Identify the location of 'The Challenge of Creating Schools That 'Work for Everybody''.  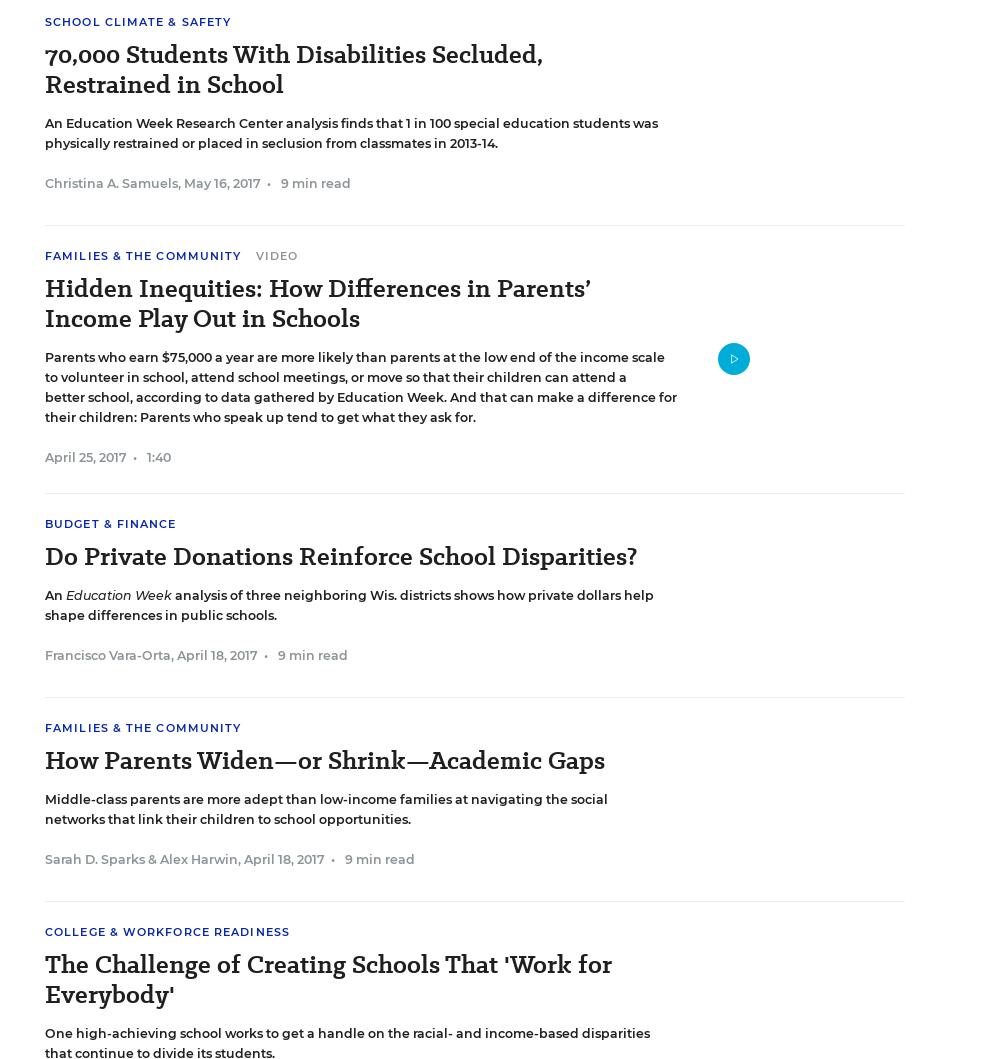
(327, 978).